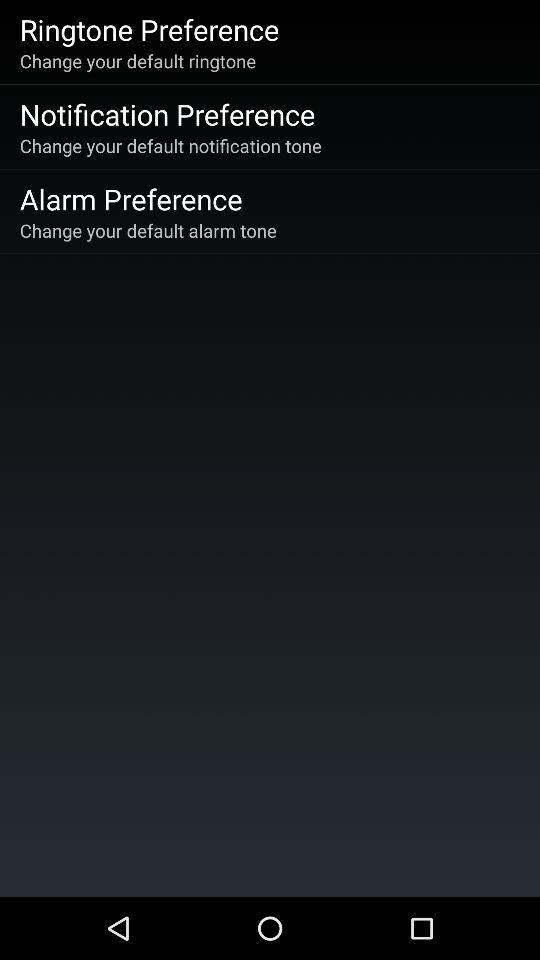 This screenshot has height=960, width=540. Describe the element at coordinates (148, 28) in the screenshot. I see `item above change your default` at that location.